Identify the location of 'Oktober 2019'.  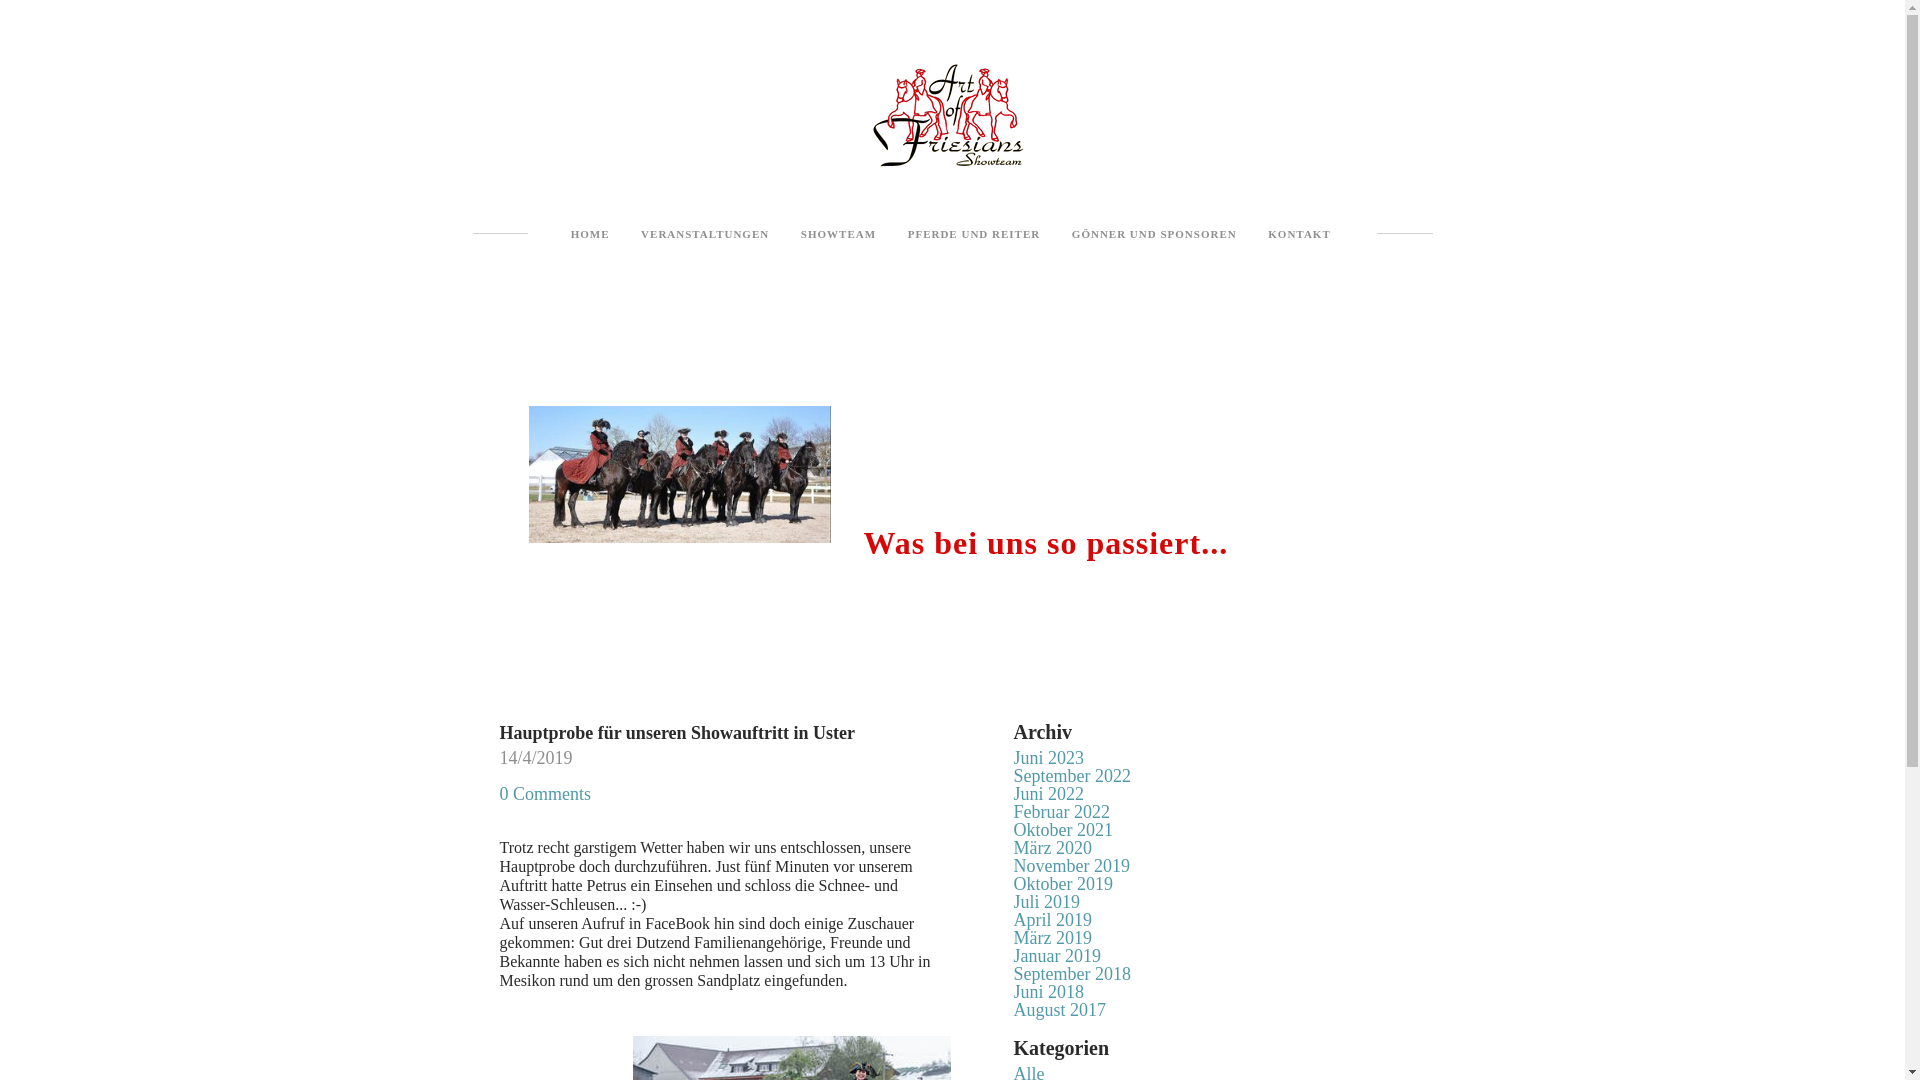
(1062, 882).